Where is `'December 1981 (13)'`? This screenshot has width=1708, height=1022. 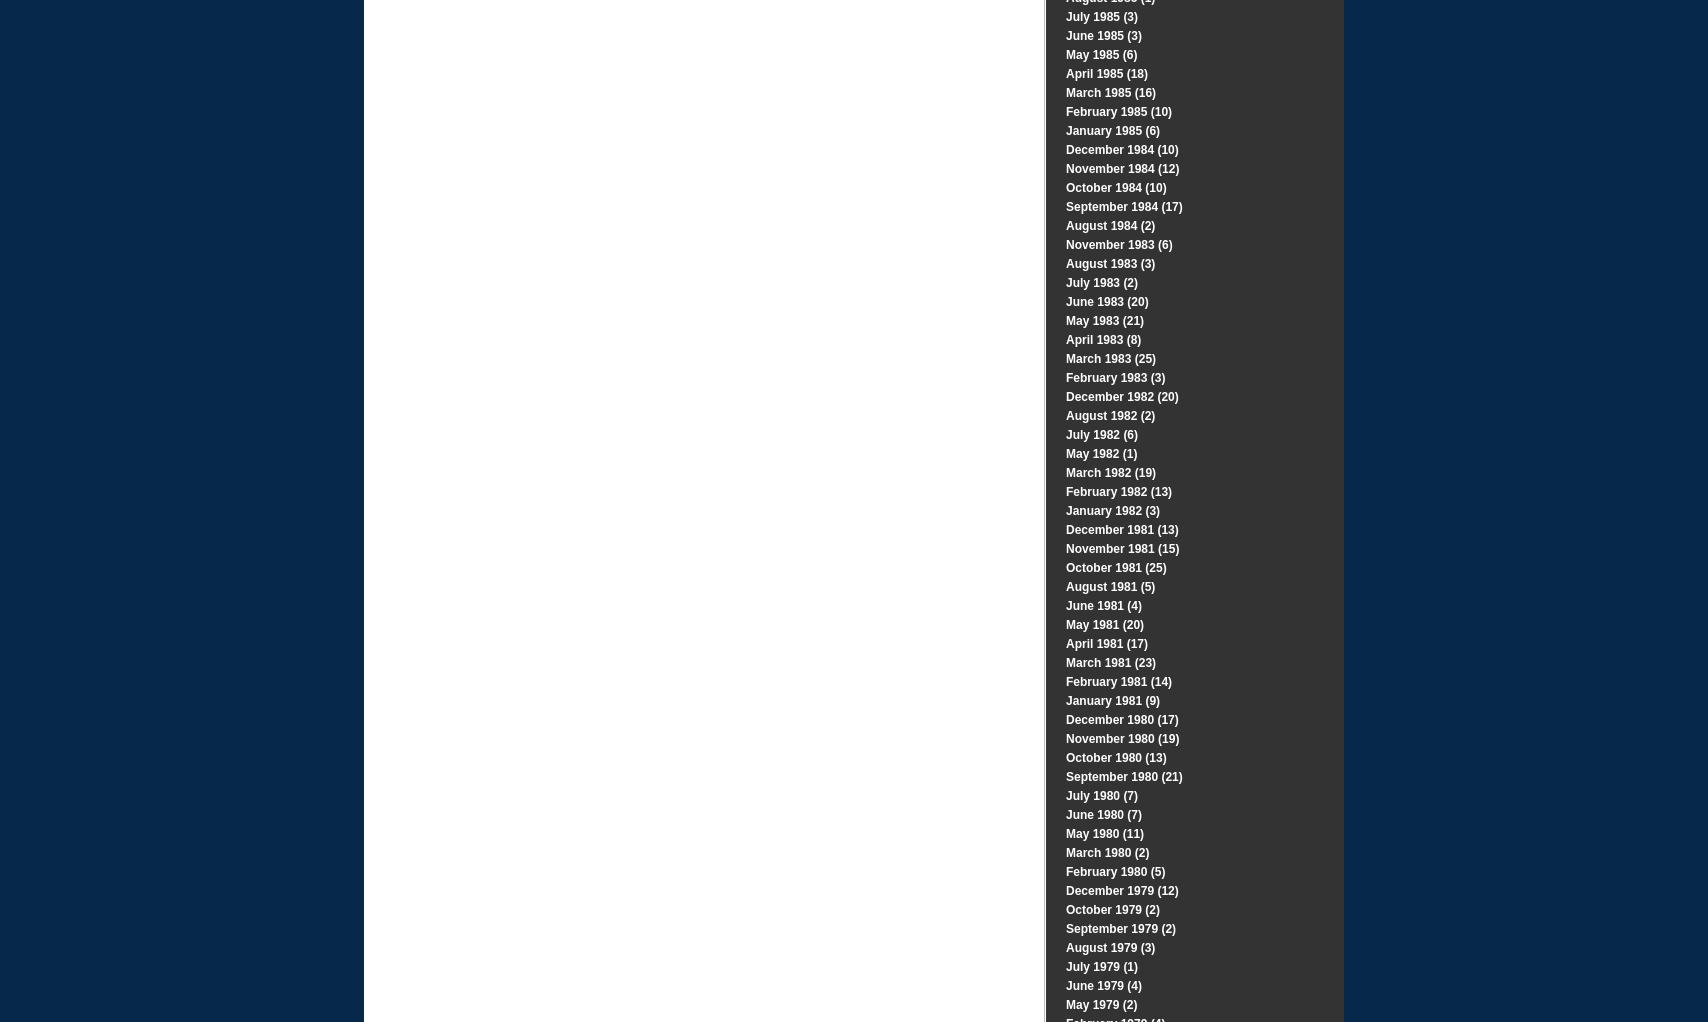 'December 1981 (13)' is located at coordinates (1065, 529).